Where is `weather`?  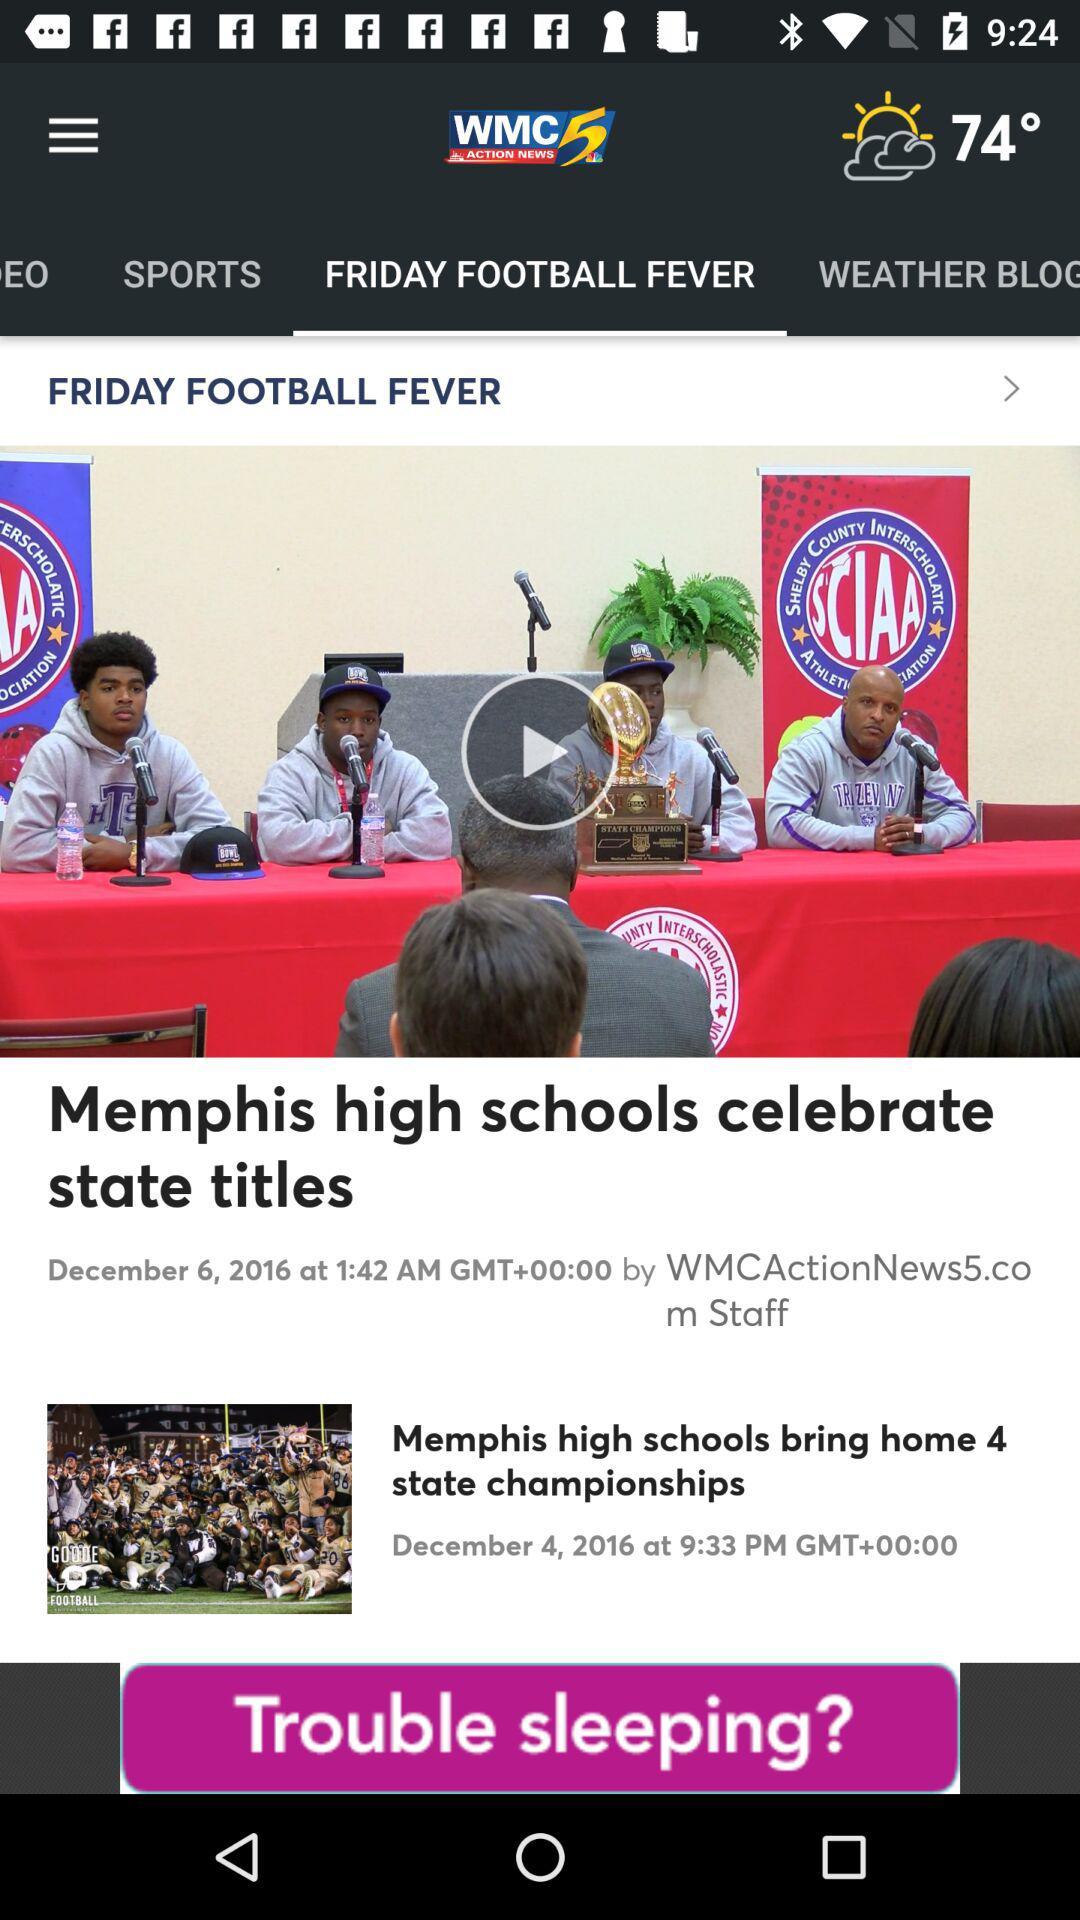
weather is located at coordinates (886, 135).